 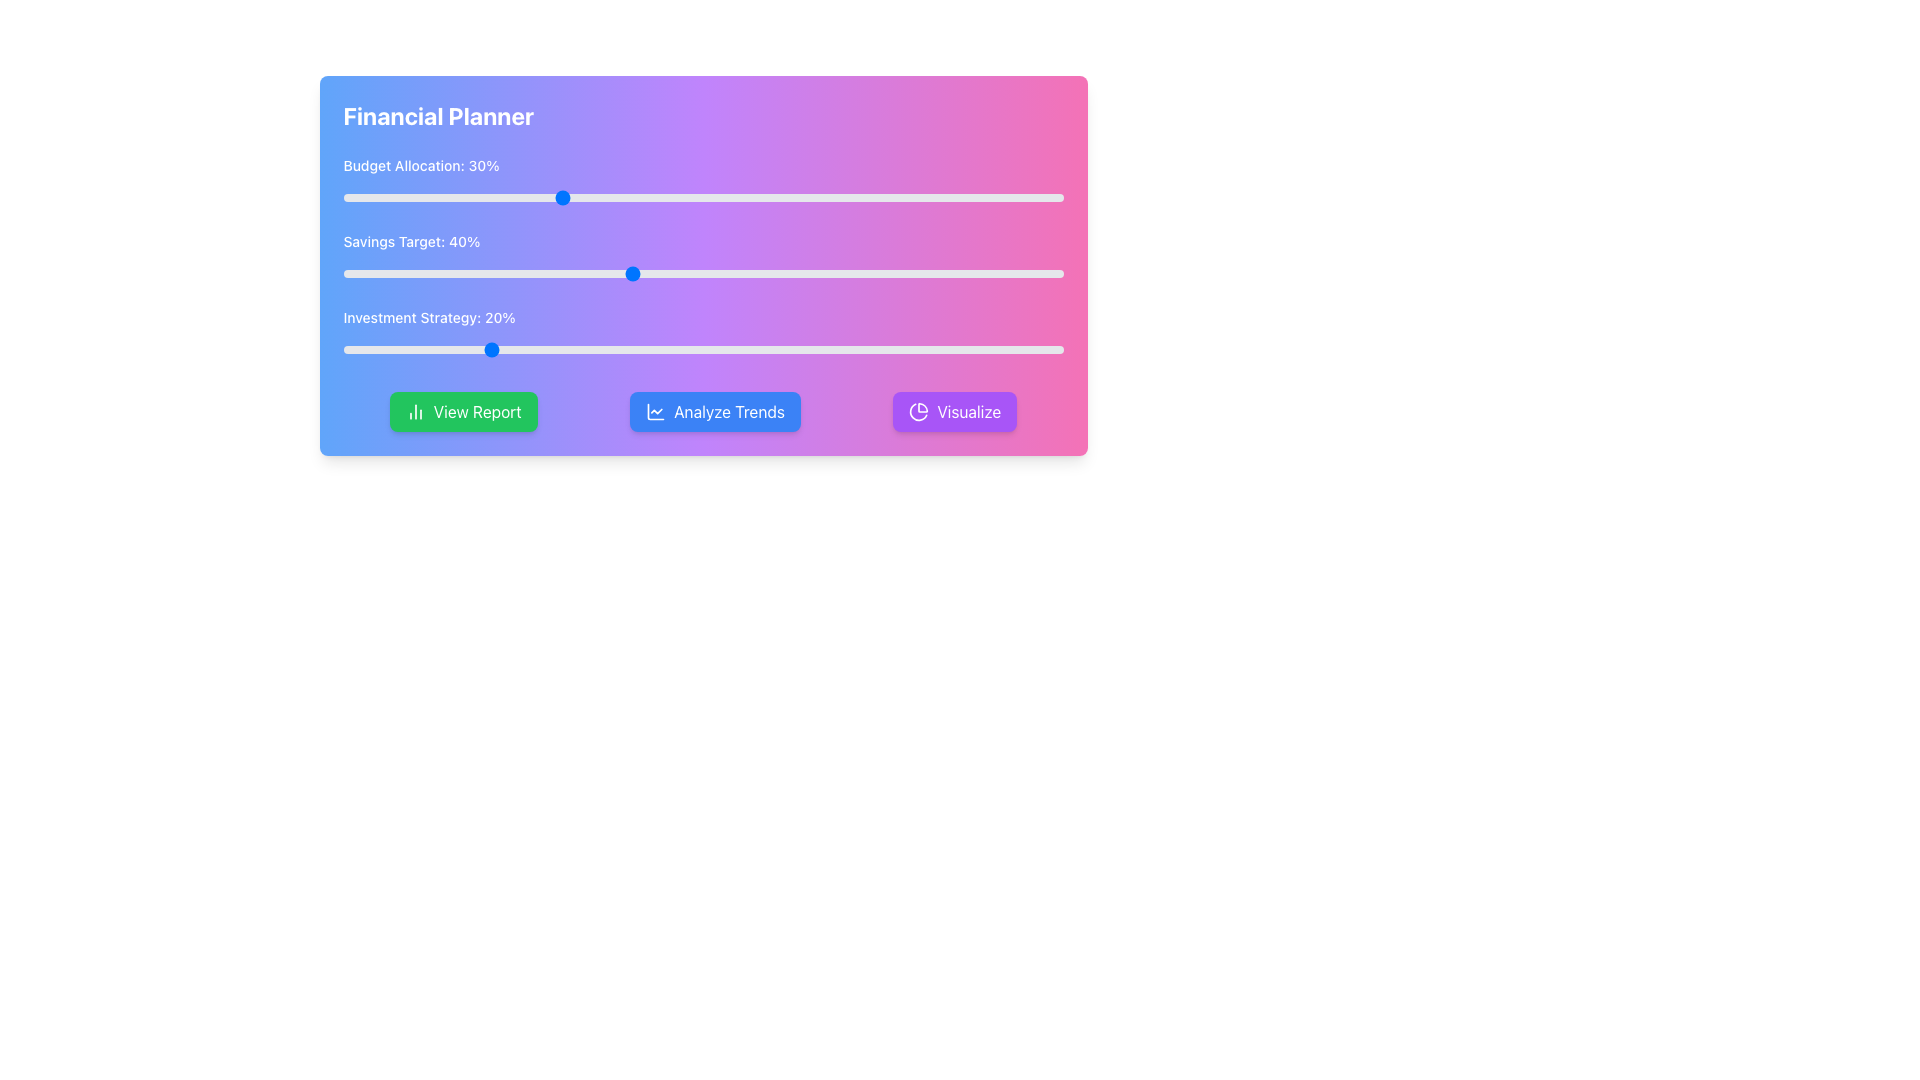 I want to click on the trend analysis button located below the 'Financial Planner' section, positioned to the right of the 'View Report' green button and to the left of the 'Visualize' purple button, to observe styling changes, so click(x=715, y=411).